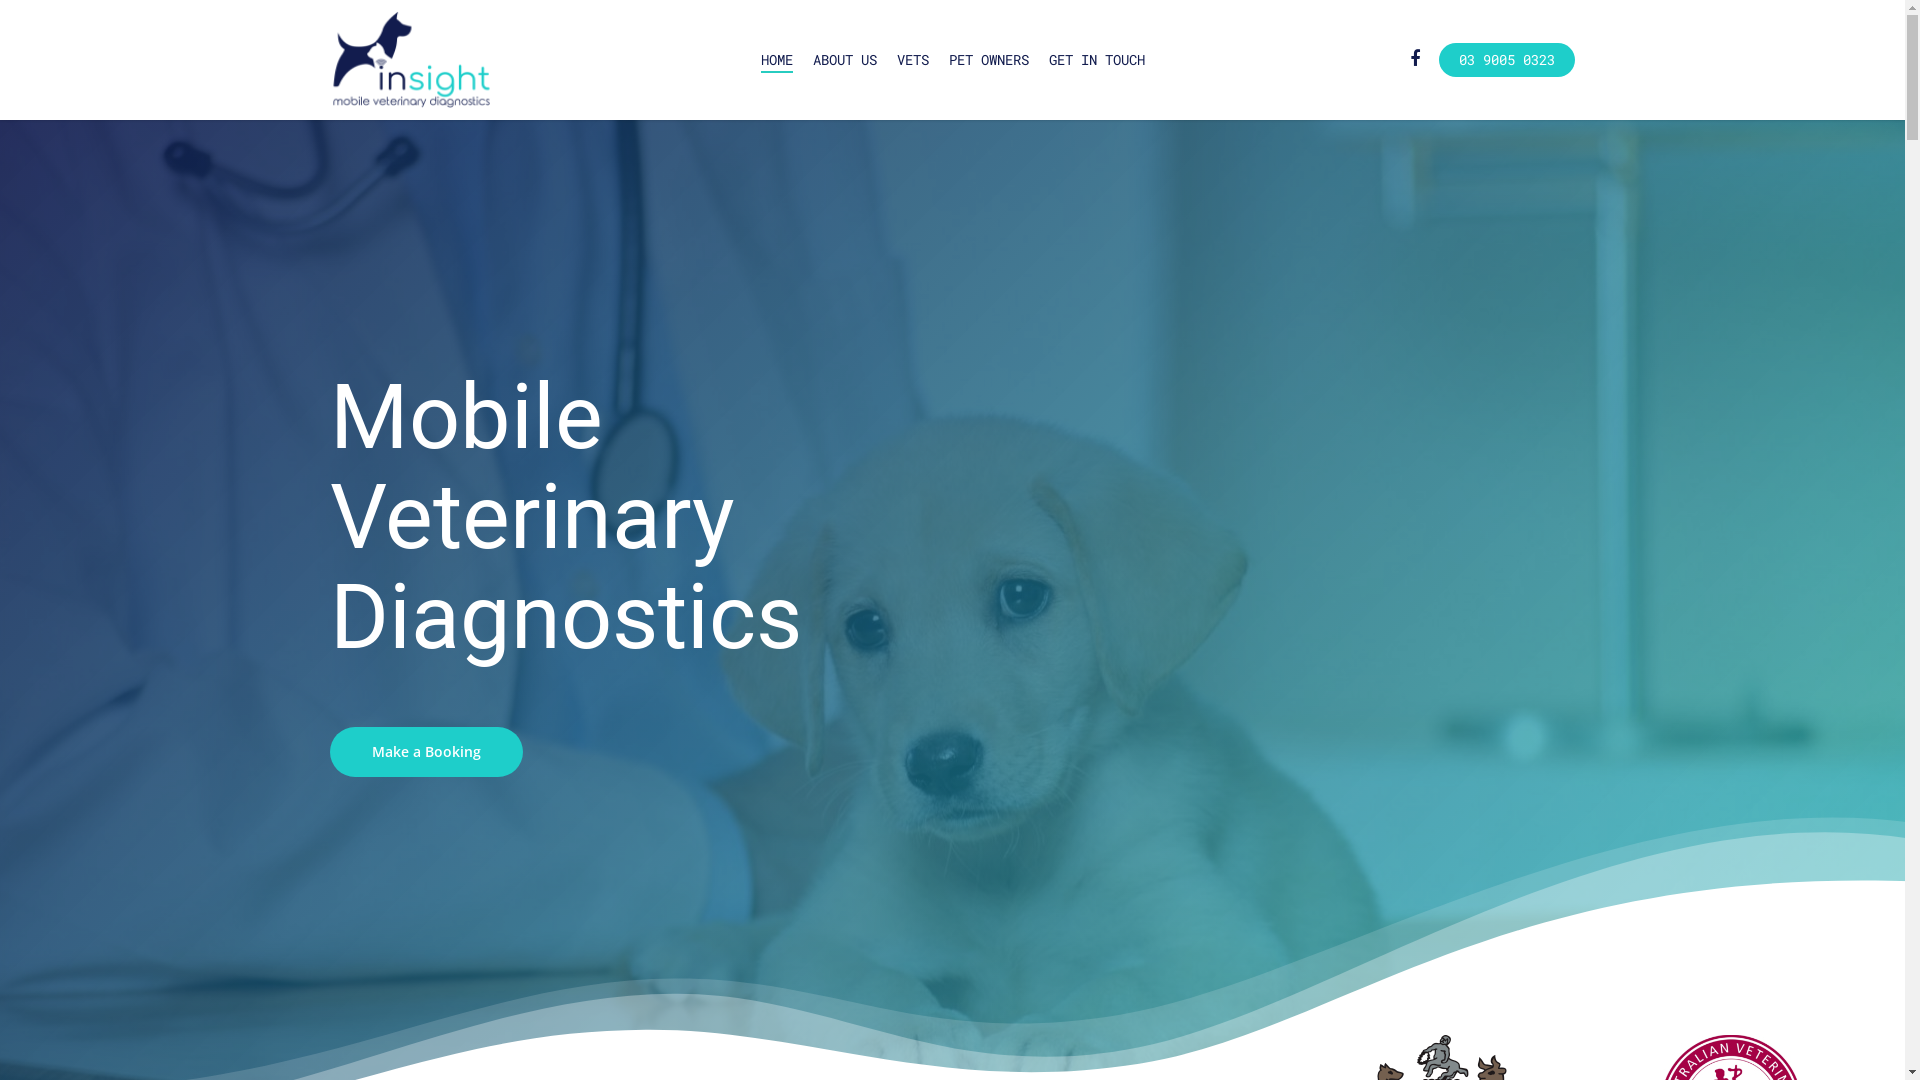  I want to click on 'Make a Booking', so click(425, 752).